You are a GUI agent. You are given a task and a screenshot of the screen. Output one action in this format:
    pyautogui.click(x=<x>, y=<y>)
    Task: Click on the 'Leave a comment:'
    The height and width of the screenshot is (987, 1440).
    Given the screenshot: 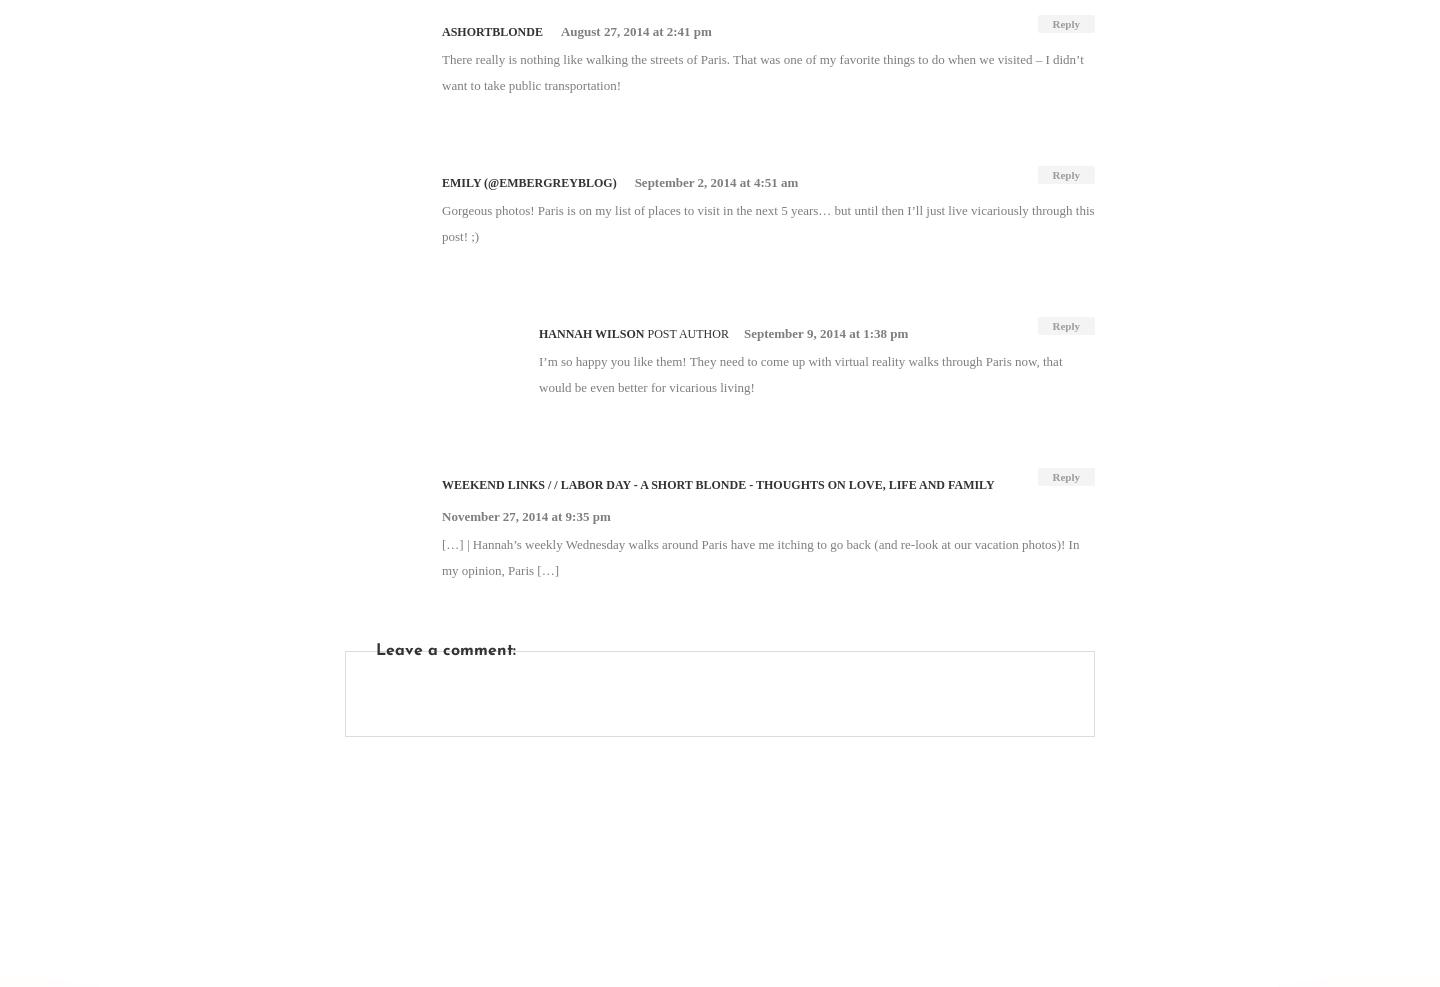 What is the action you would take?
    pyautogui.click(x=374, y=650)
    